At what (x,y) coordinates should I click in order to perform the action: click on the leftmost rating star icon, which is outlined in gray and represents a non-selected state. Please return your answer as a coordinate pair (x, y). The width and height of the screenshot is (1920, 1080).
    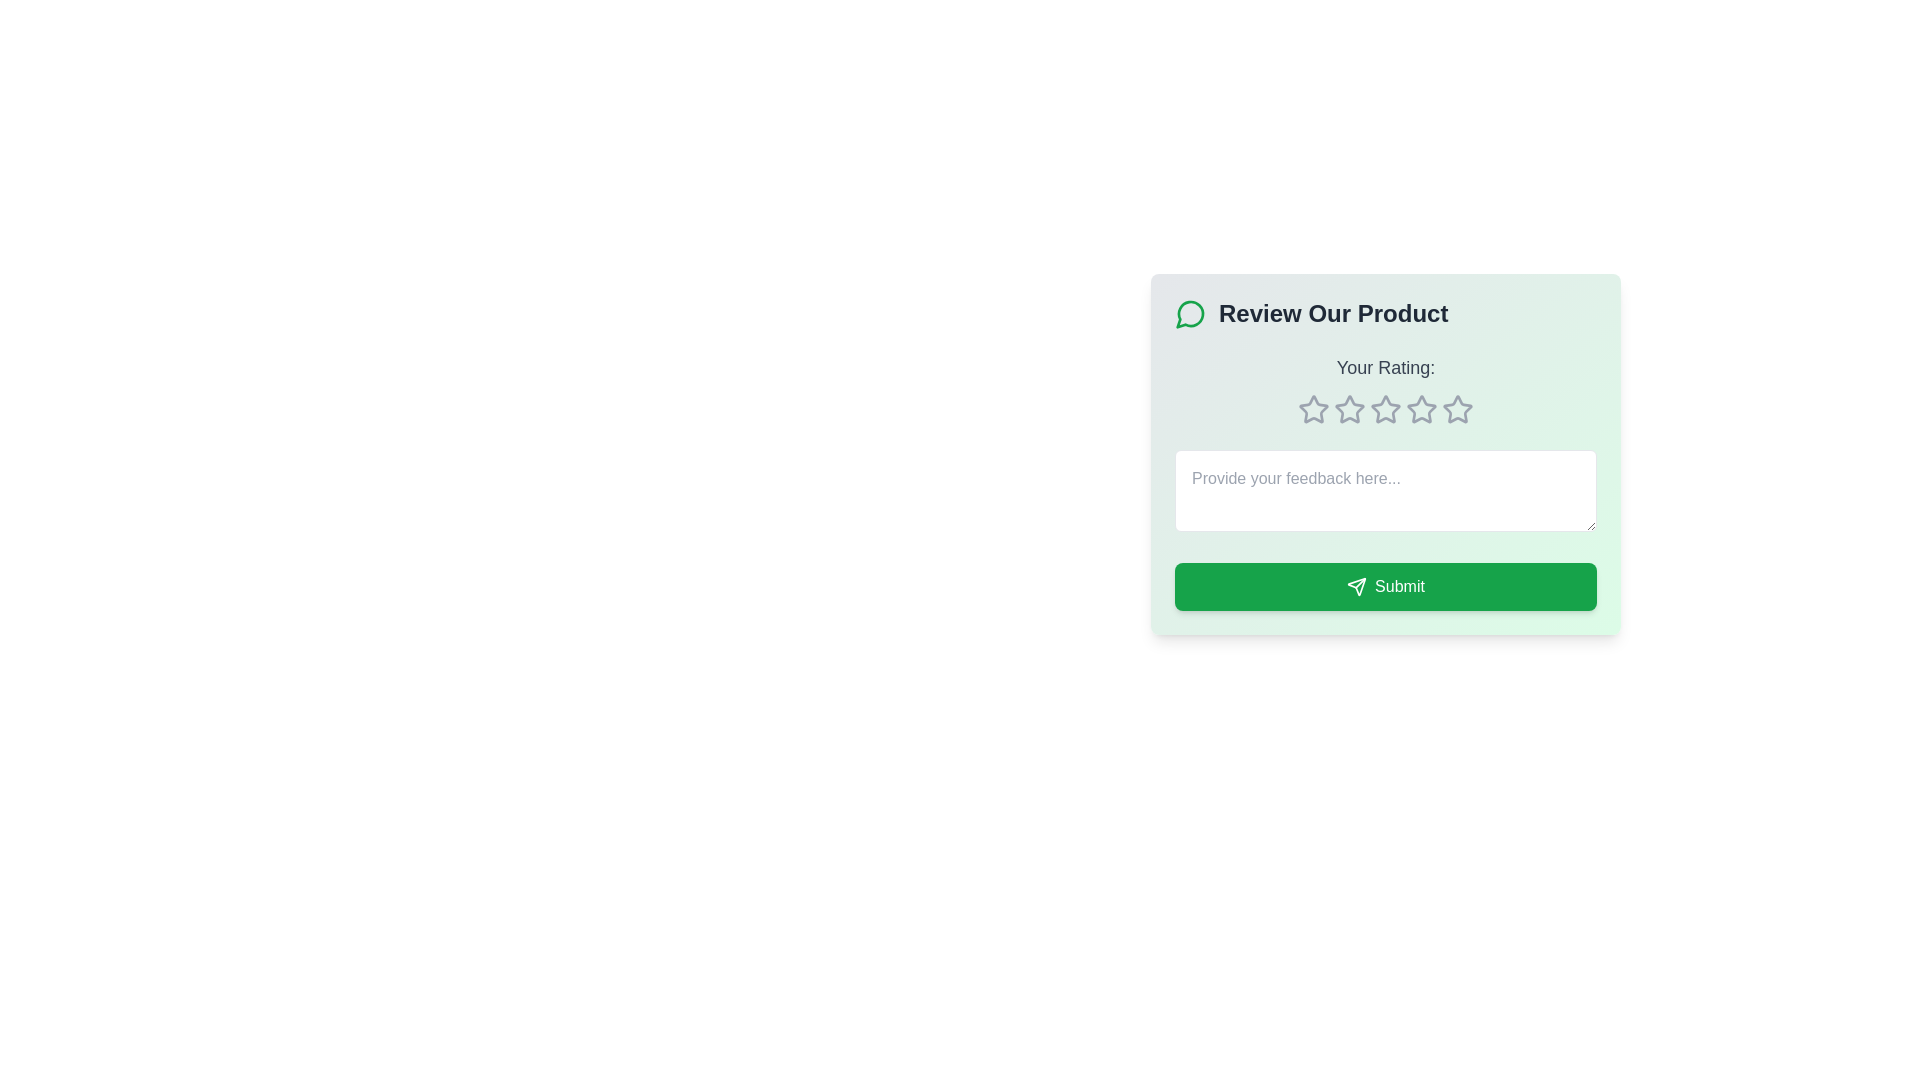
    Looking at the image, I should click on (1314, 408).